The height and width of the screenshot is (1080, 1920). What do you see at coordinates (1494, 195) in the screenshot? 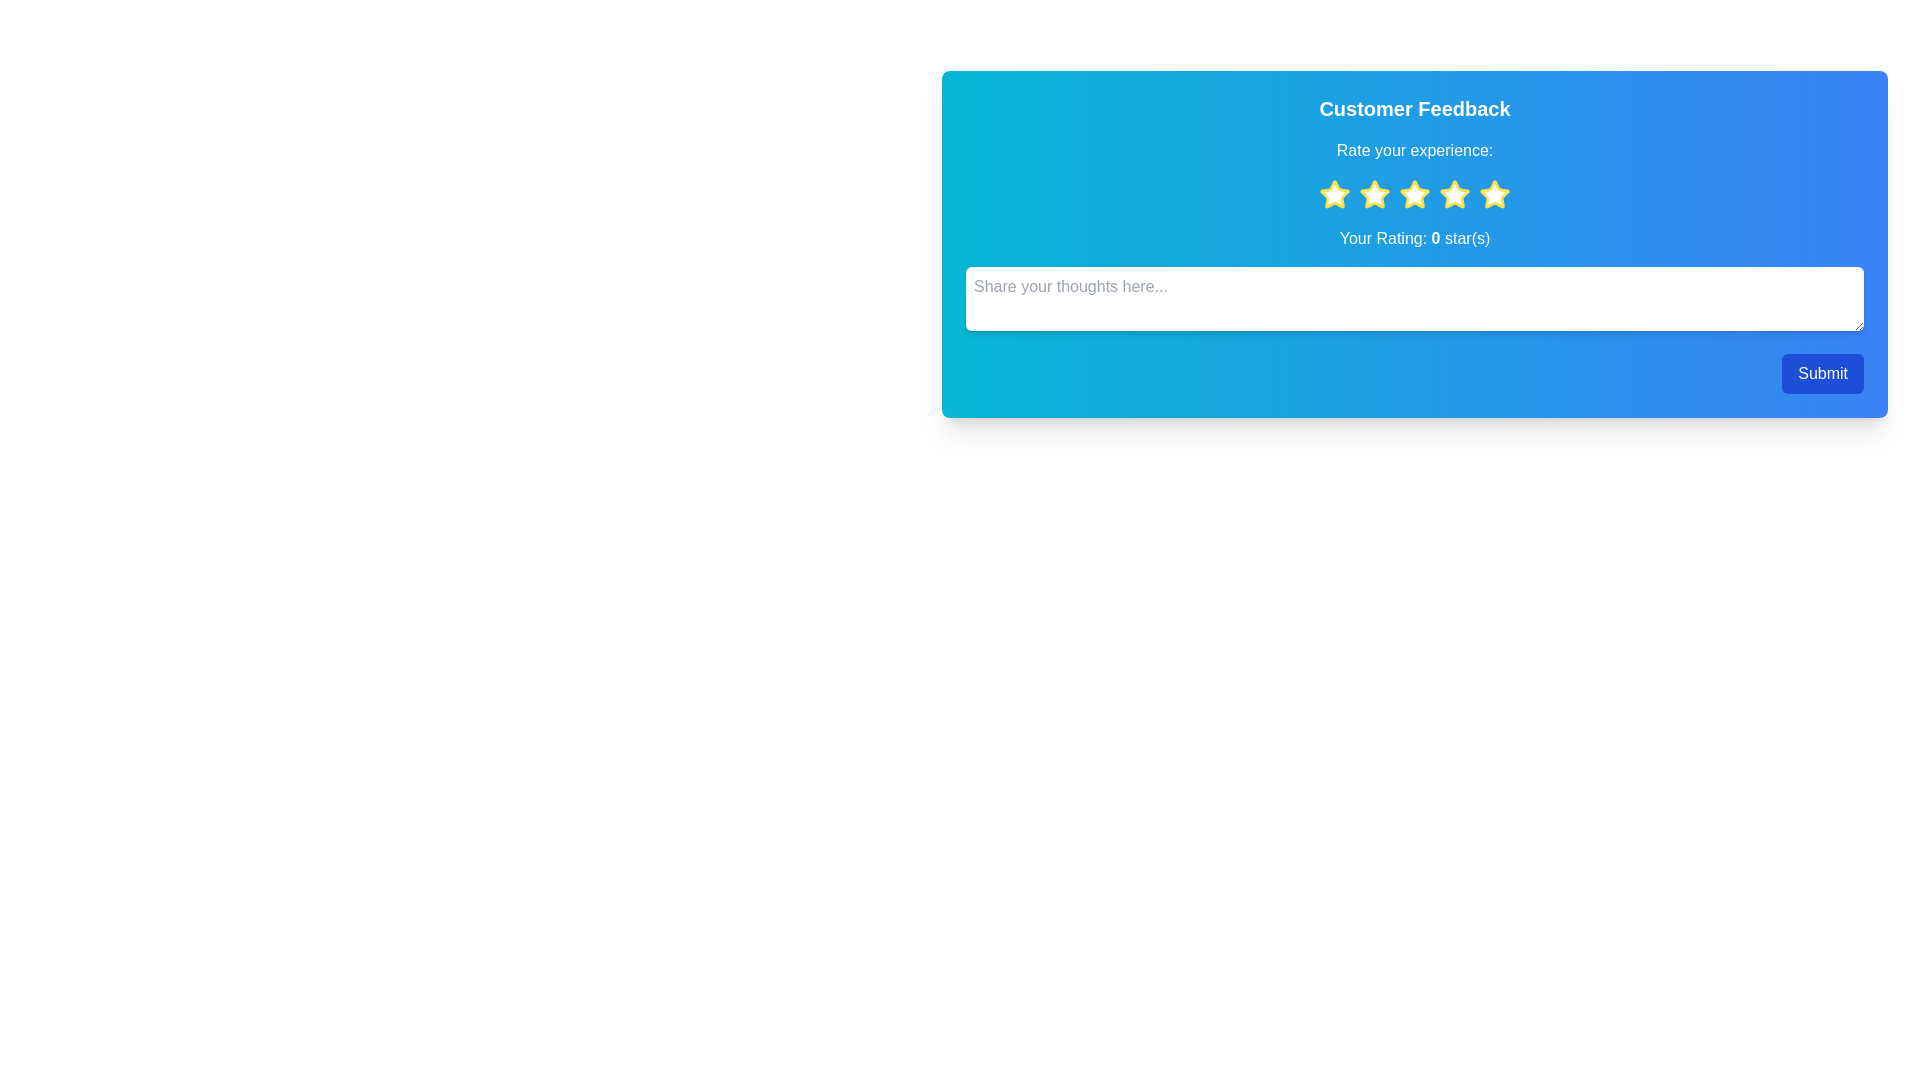
I see `the star corresponding to the desired rating 5` at bounding box center [1494, 195].